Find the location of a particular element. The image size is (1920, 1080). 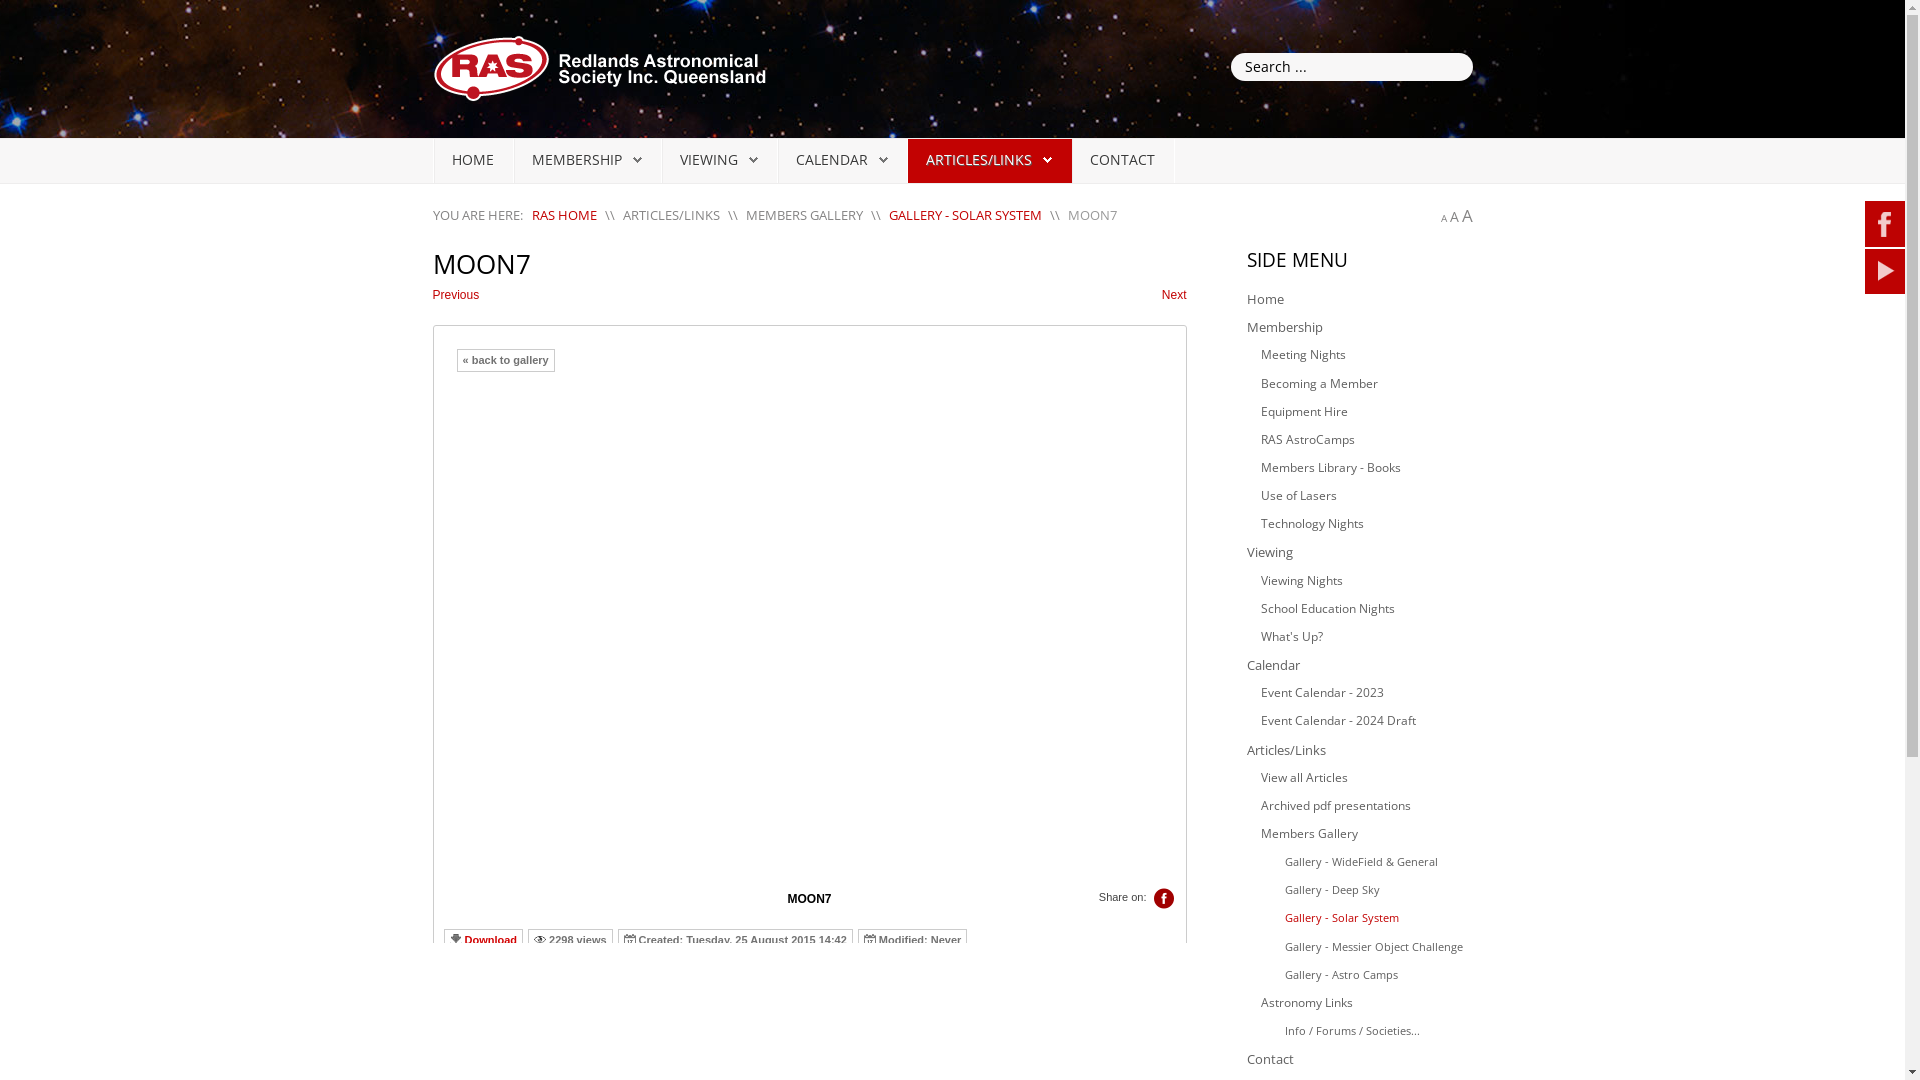

'MEMBERSHIP' is located at coordinates (575, 158).